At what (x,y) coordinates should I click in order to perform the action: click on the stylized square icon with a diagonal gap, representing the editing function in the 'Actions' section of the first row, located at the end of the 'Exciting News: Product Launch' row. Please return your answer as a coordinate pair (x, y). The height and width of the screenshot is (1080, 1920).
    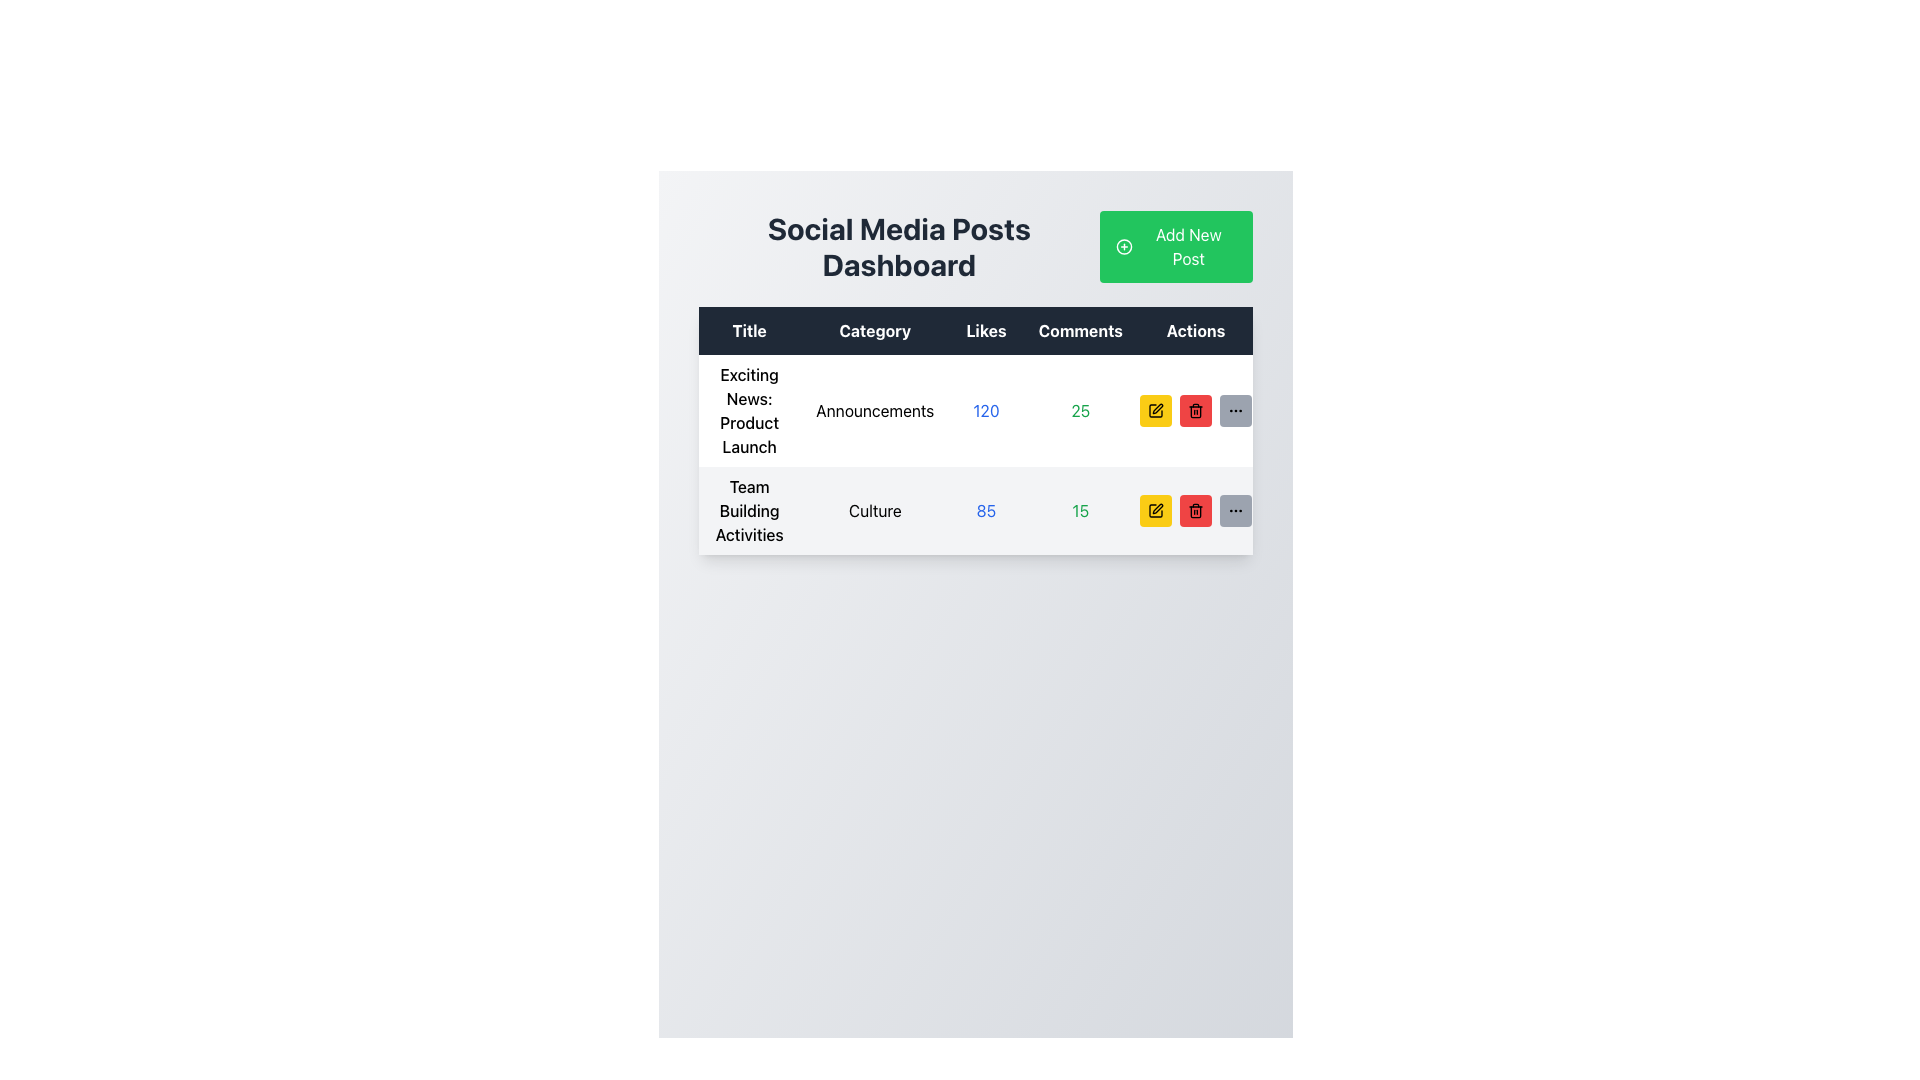
    Looking at the image, I should click on (1156, 509).